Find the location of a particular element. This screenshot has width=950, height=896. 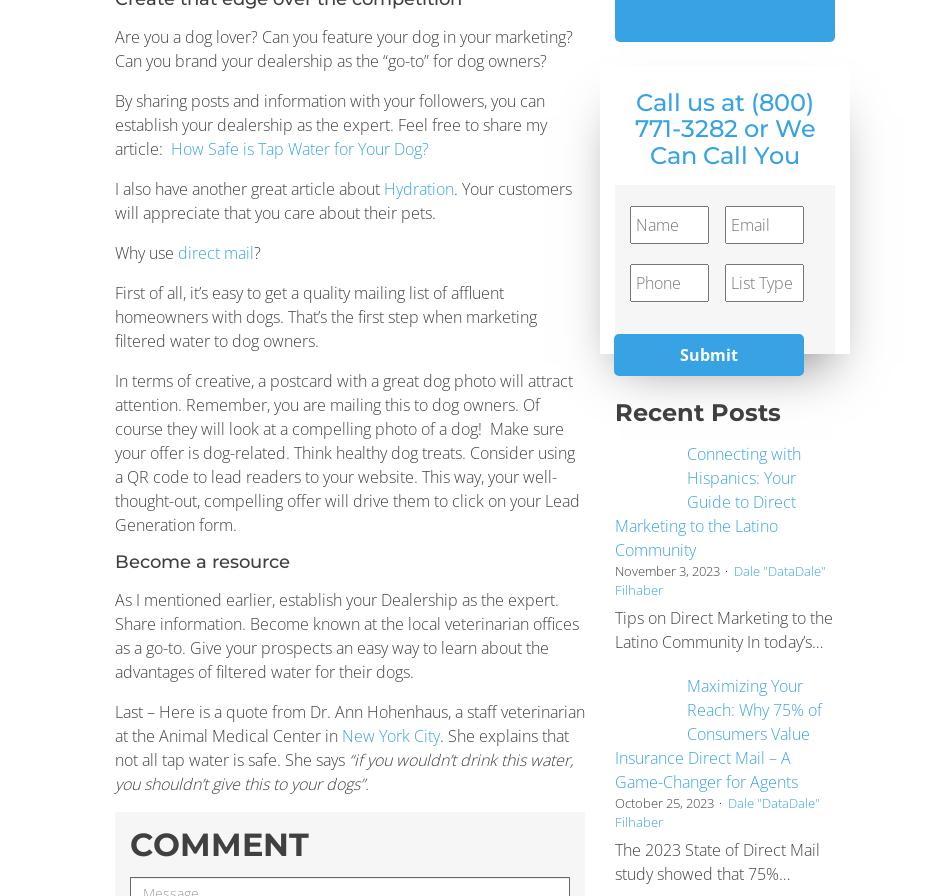

'Call us at (800) 771-3282 or We Can Call You' is located at coordinates (723, 128).